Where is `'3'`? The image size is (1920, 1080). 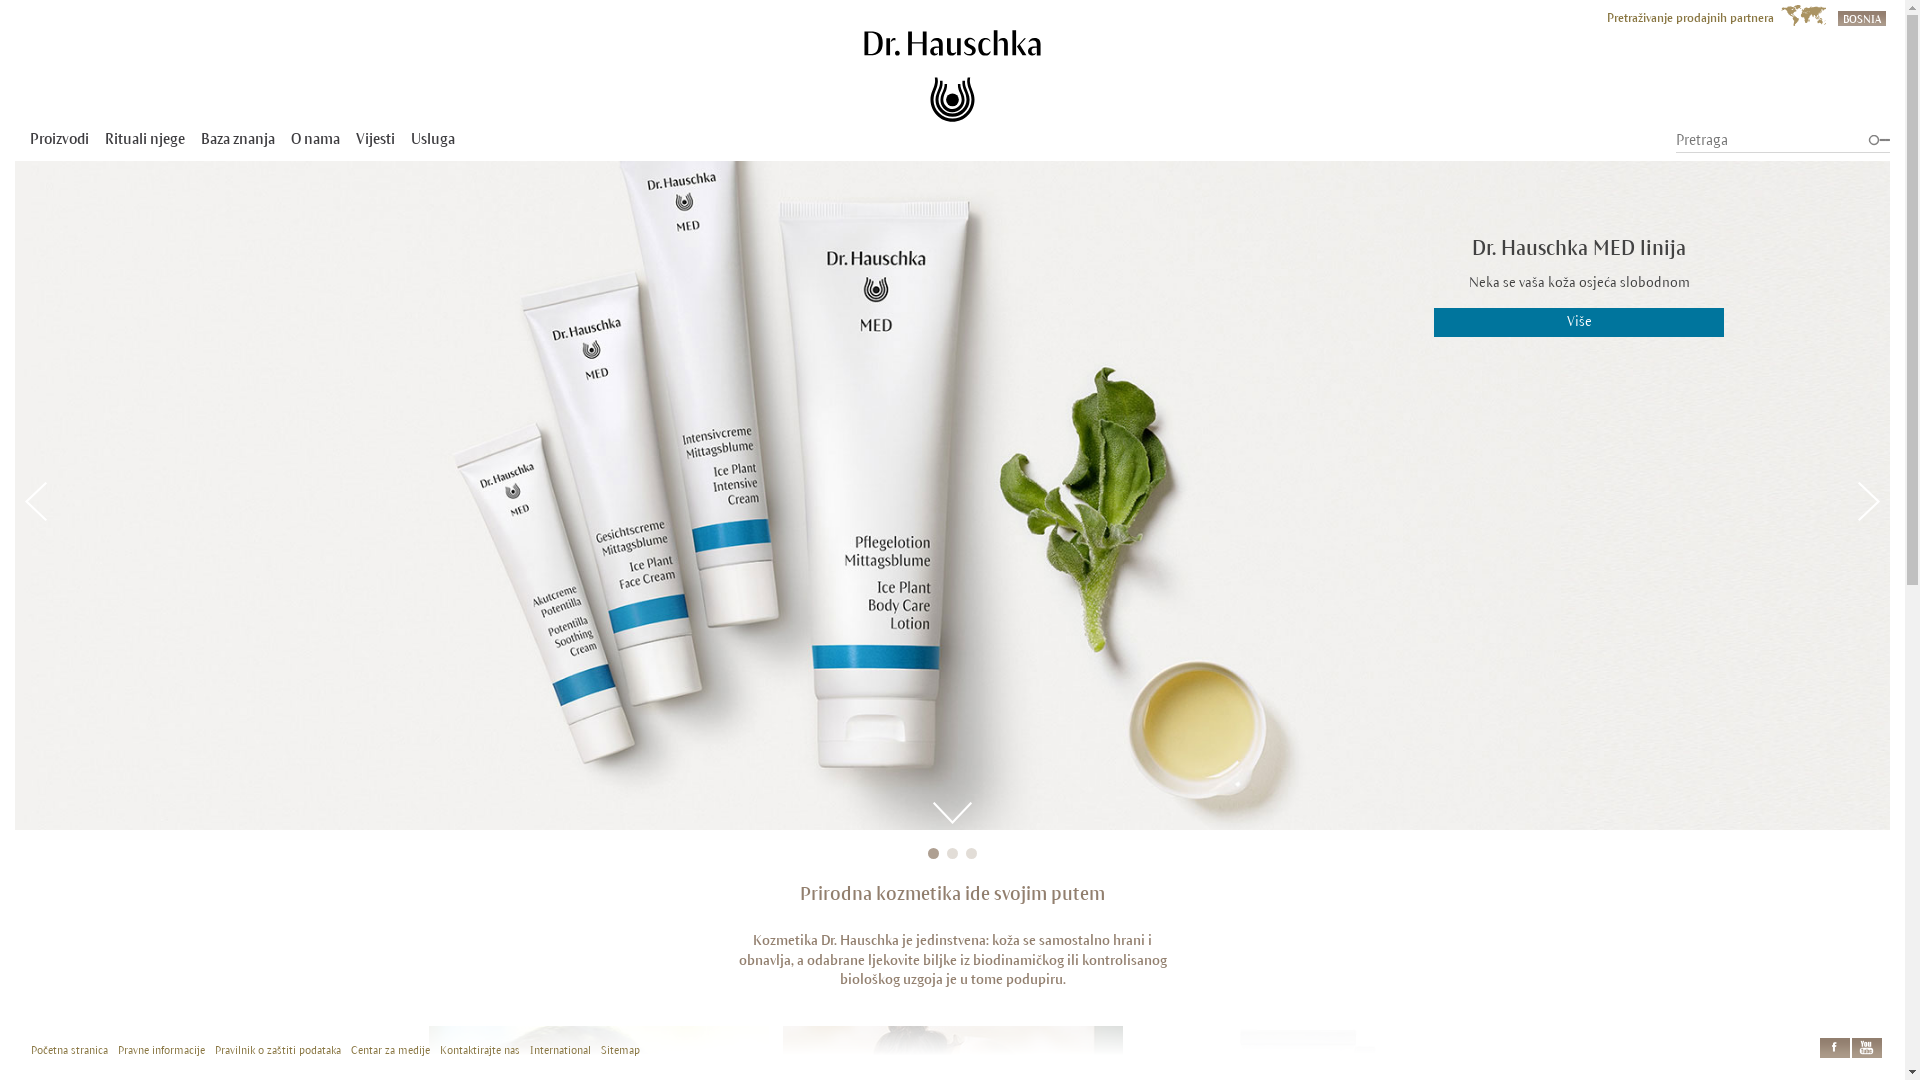
'3' is located at coordinates (971, 853).